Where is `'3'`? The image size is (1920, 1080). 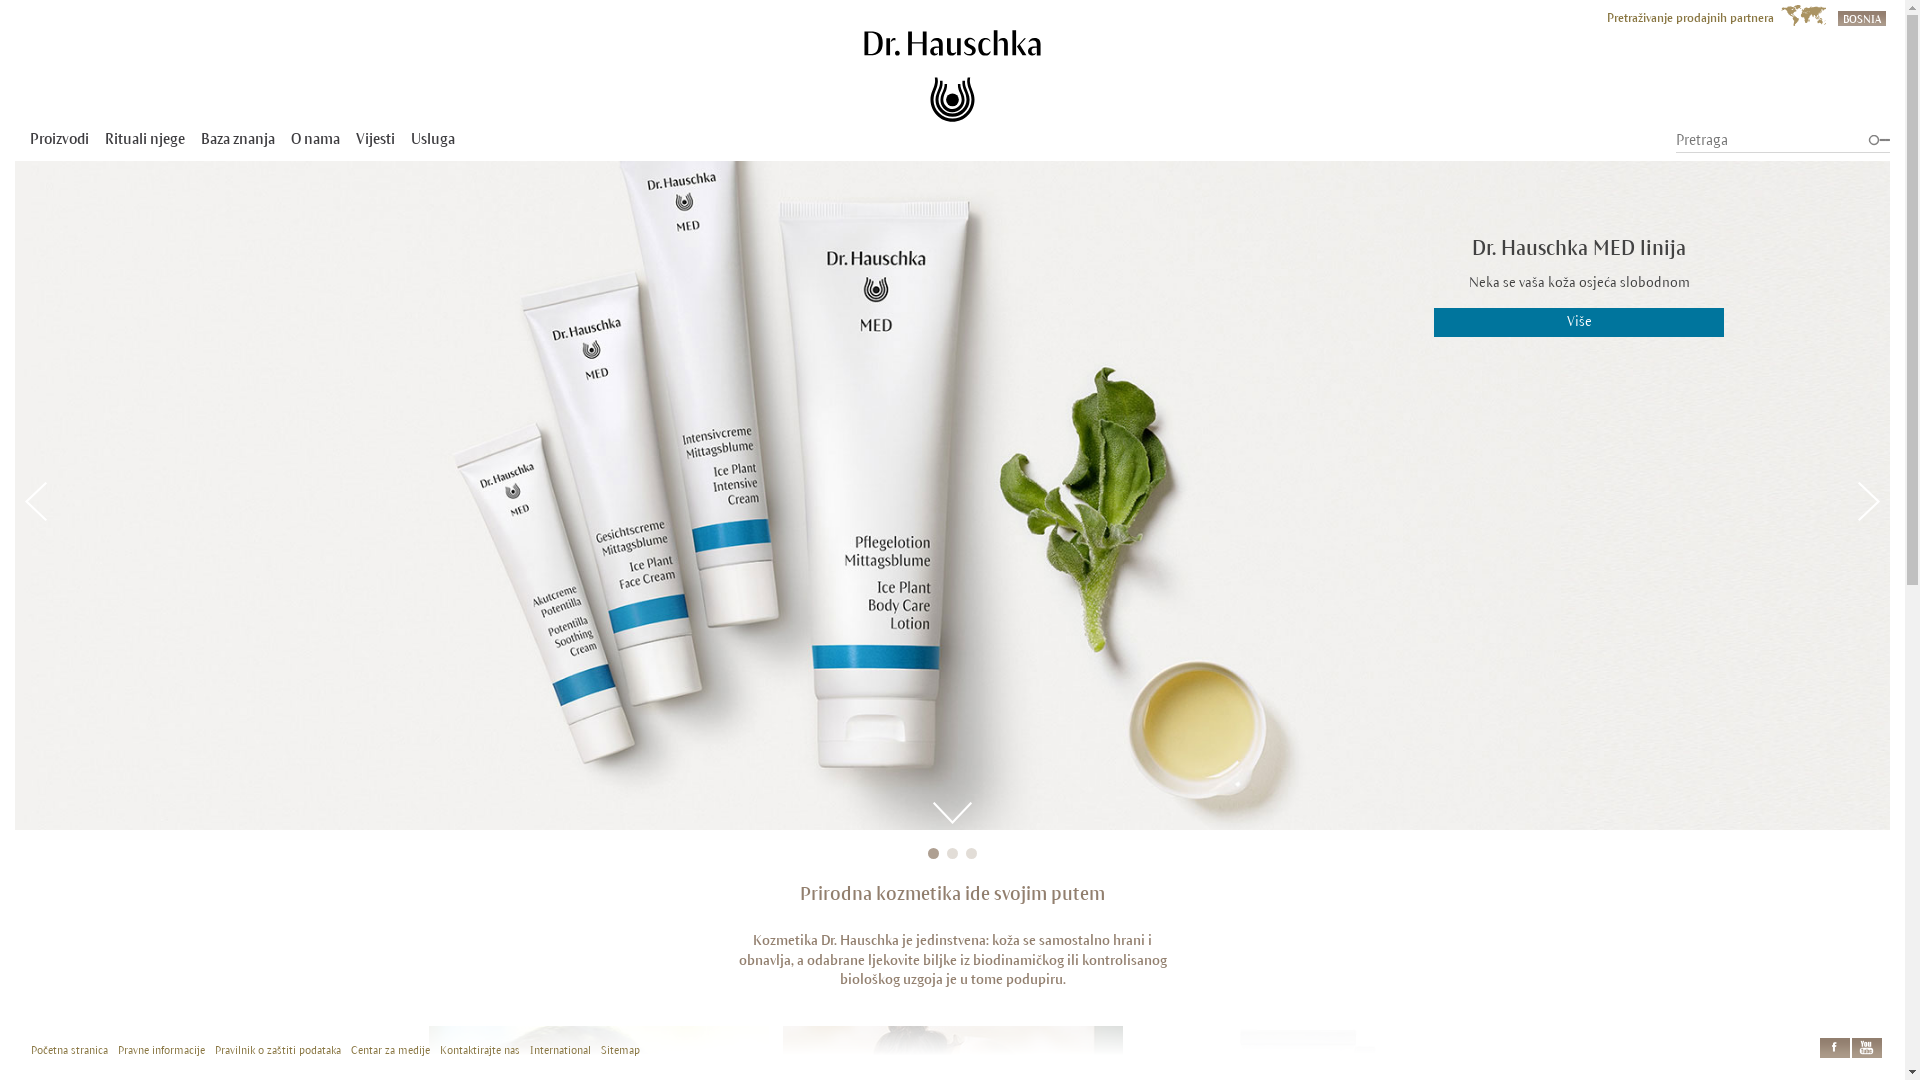
'3' is located at coordinates (971, 853).